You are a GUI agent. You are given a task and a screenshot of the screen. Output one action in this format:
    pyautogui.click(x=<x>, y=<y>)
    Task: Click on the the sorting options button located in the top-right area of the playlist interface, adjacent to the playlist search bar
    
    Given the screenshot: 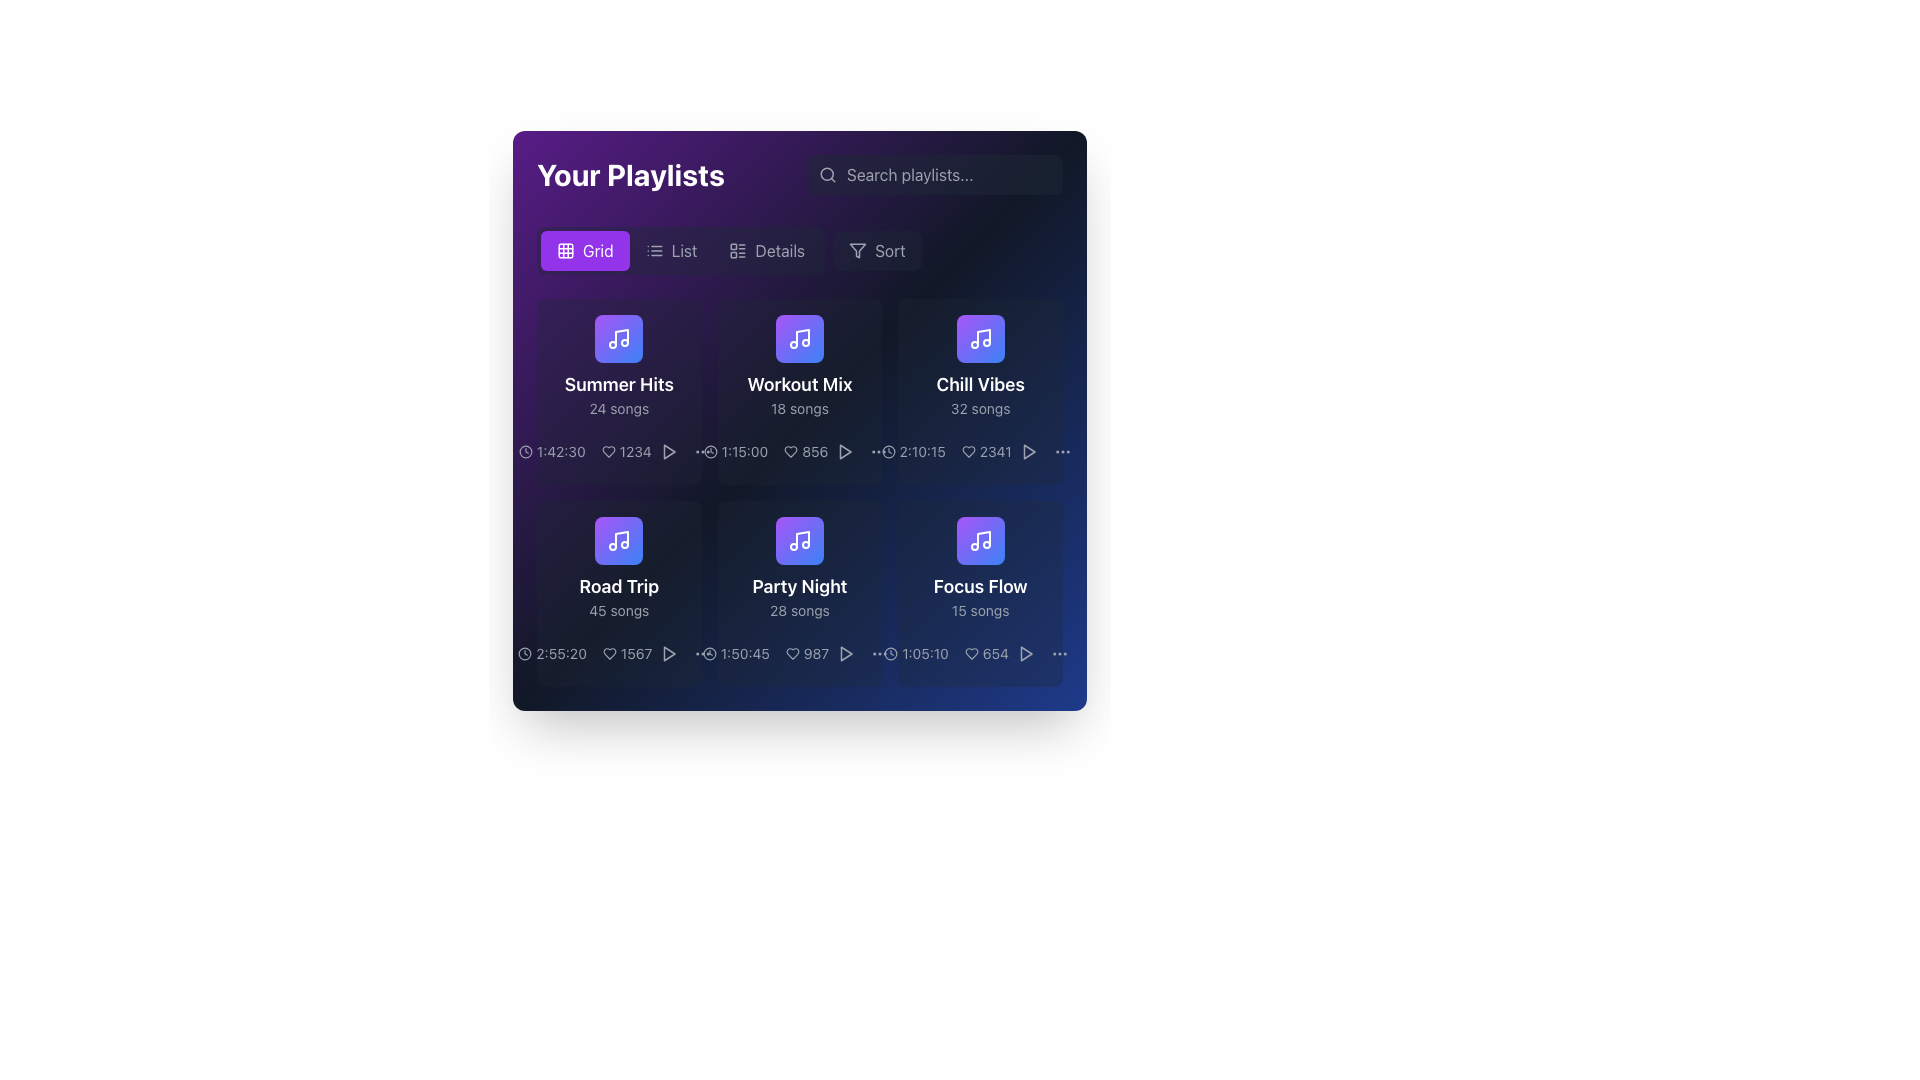 What is the action you would take?
    pyautogui.click(x=877, y=249)
    